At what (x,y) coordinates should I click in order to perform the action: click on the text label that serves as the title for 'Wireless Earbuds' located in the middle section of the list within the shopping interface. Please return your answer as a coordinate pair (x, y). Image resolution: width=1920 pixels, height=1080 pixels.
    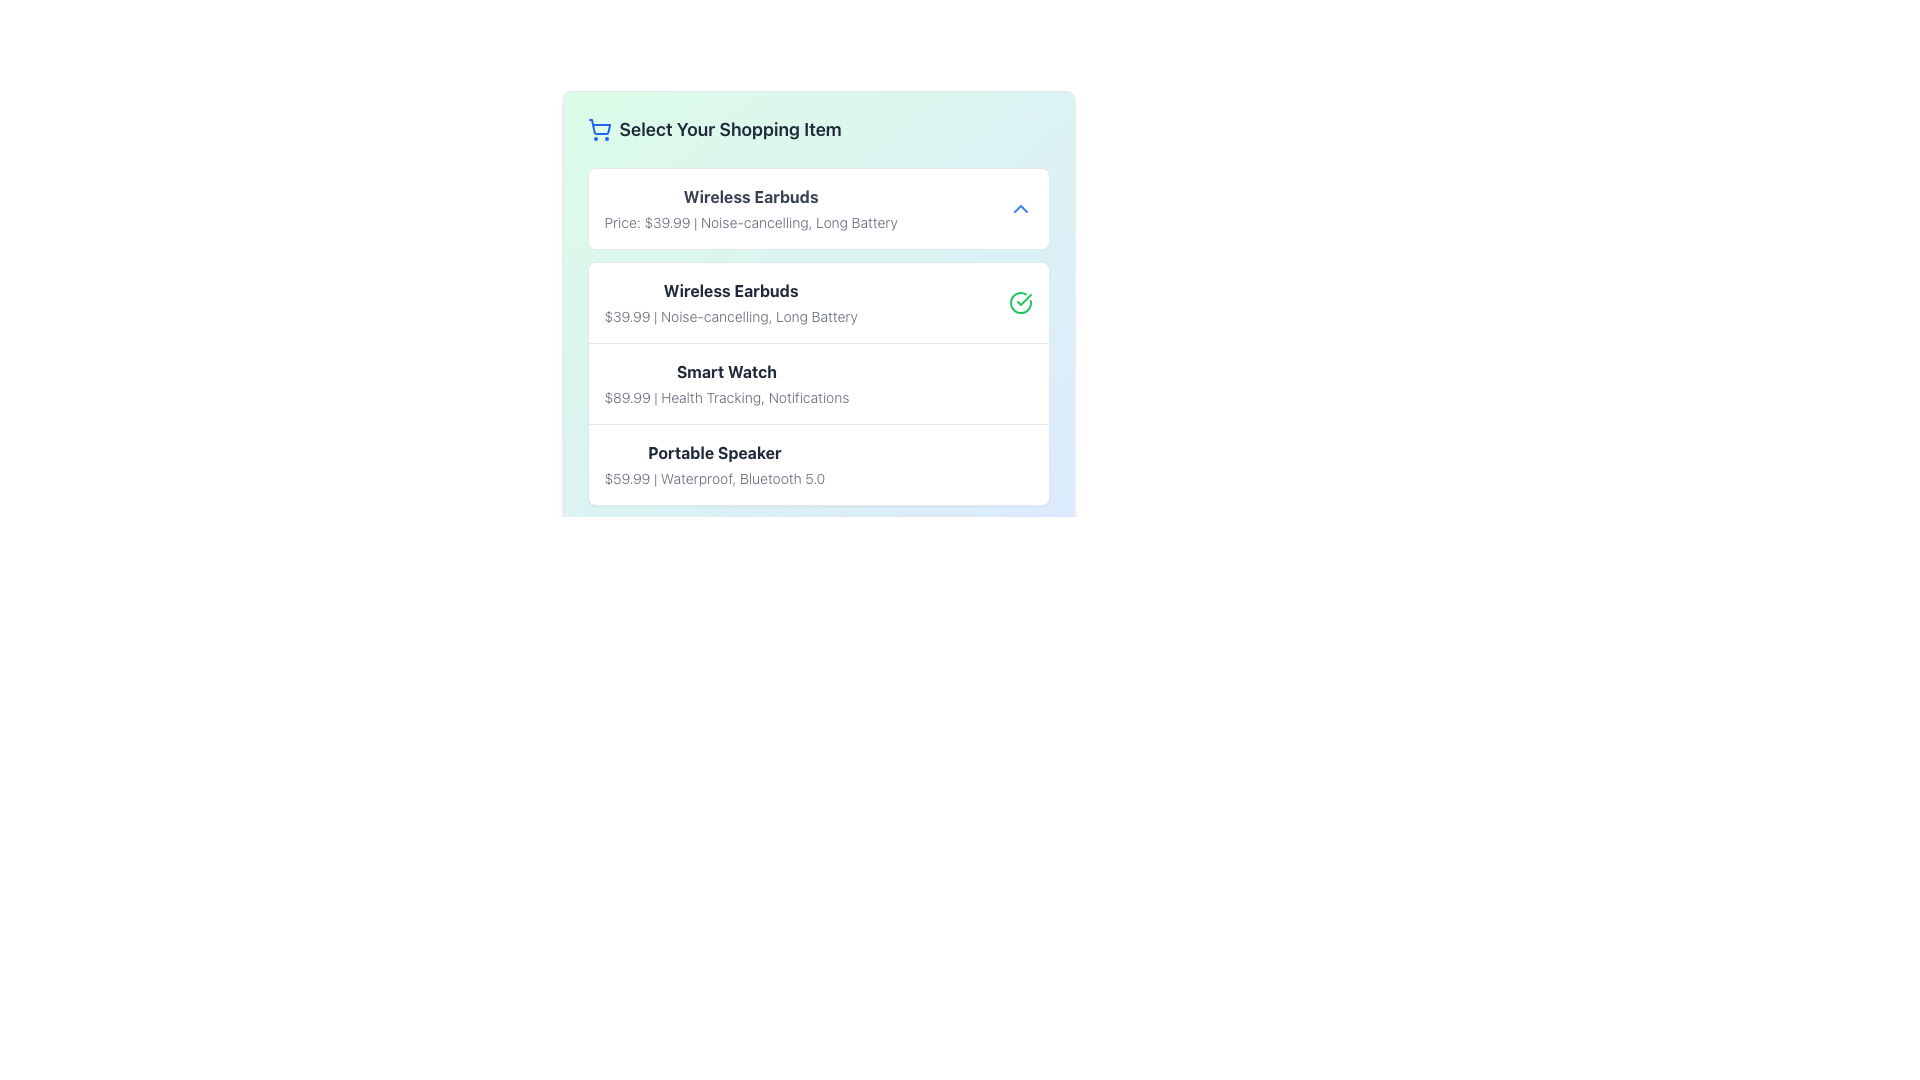
    Looking at the image, I should click on (730, 290).